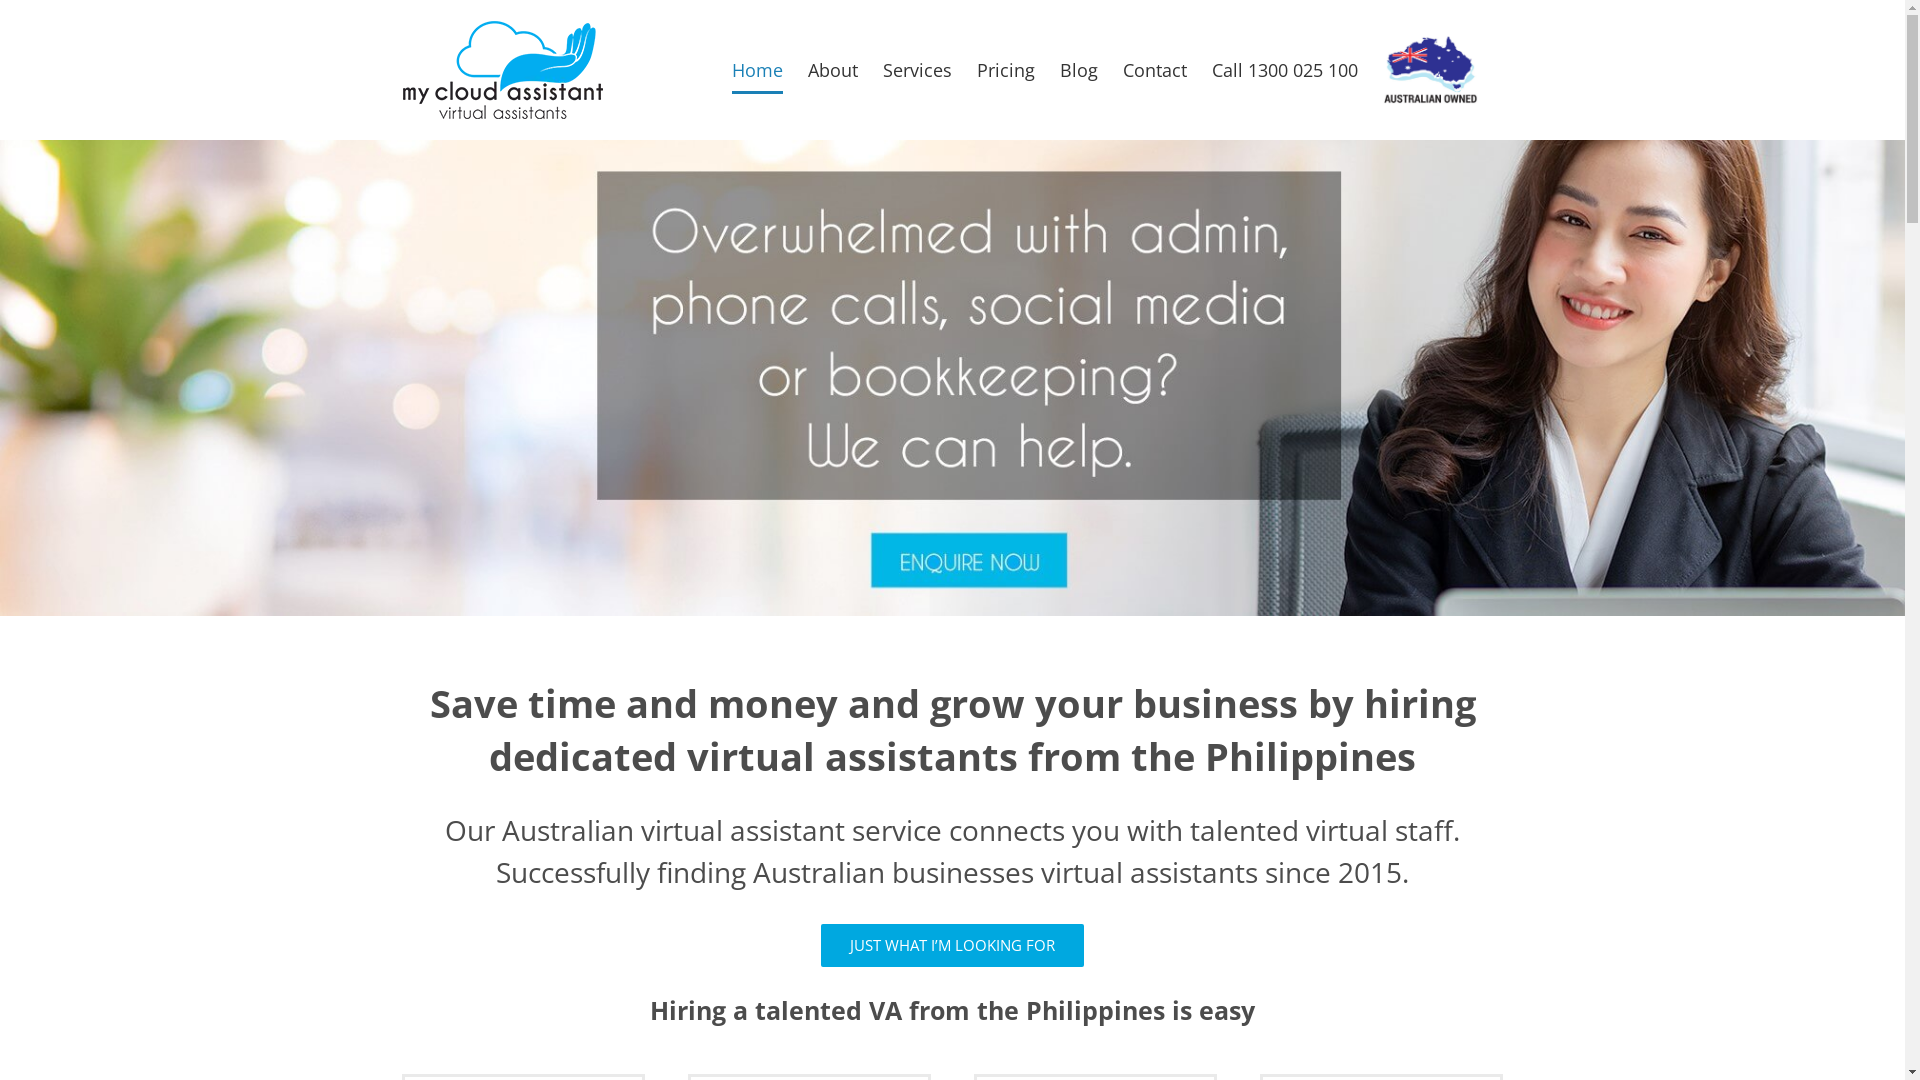  Describe the element at coordinates (1210, 68) in the screenshot. I see `'Call 1300 025 100'` at that location.